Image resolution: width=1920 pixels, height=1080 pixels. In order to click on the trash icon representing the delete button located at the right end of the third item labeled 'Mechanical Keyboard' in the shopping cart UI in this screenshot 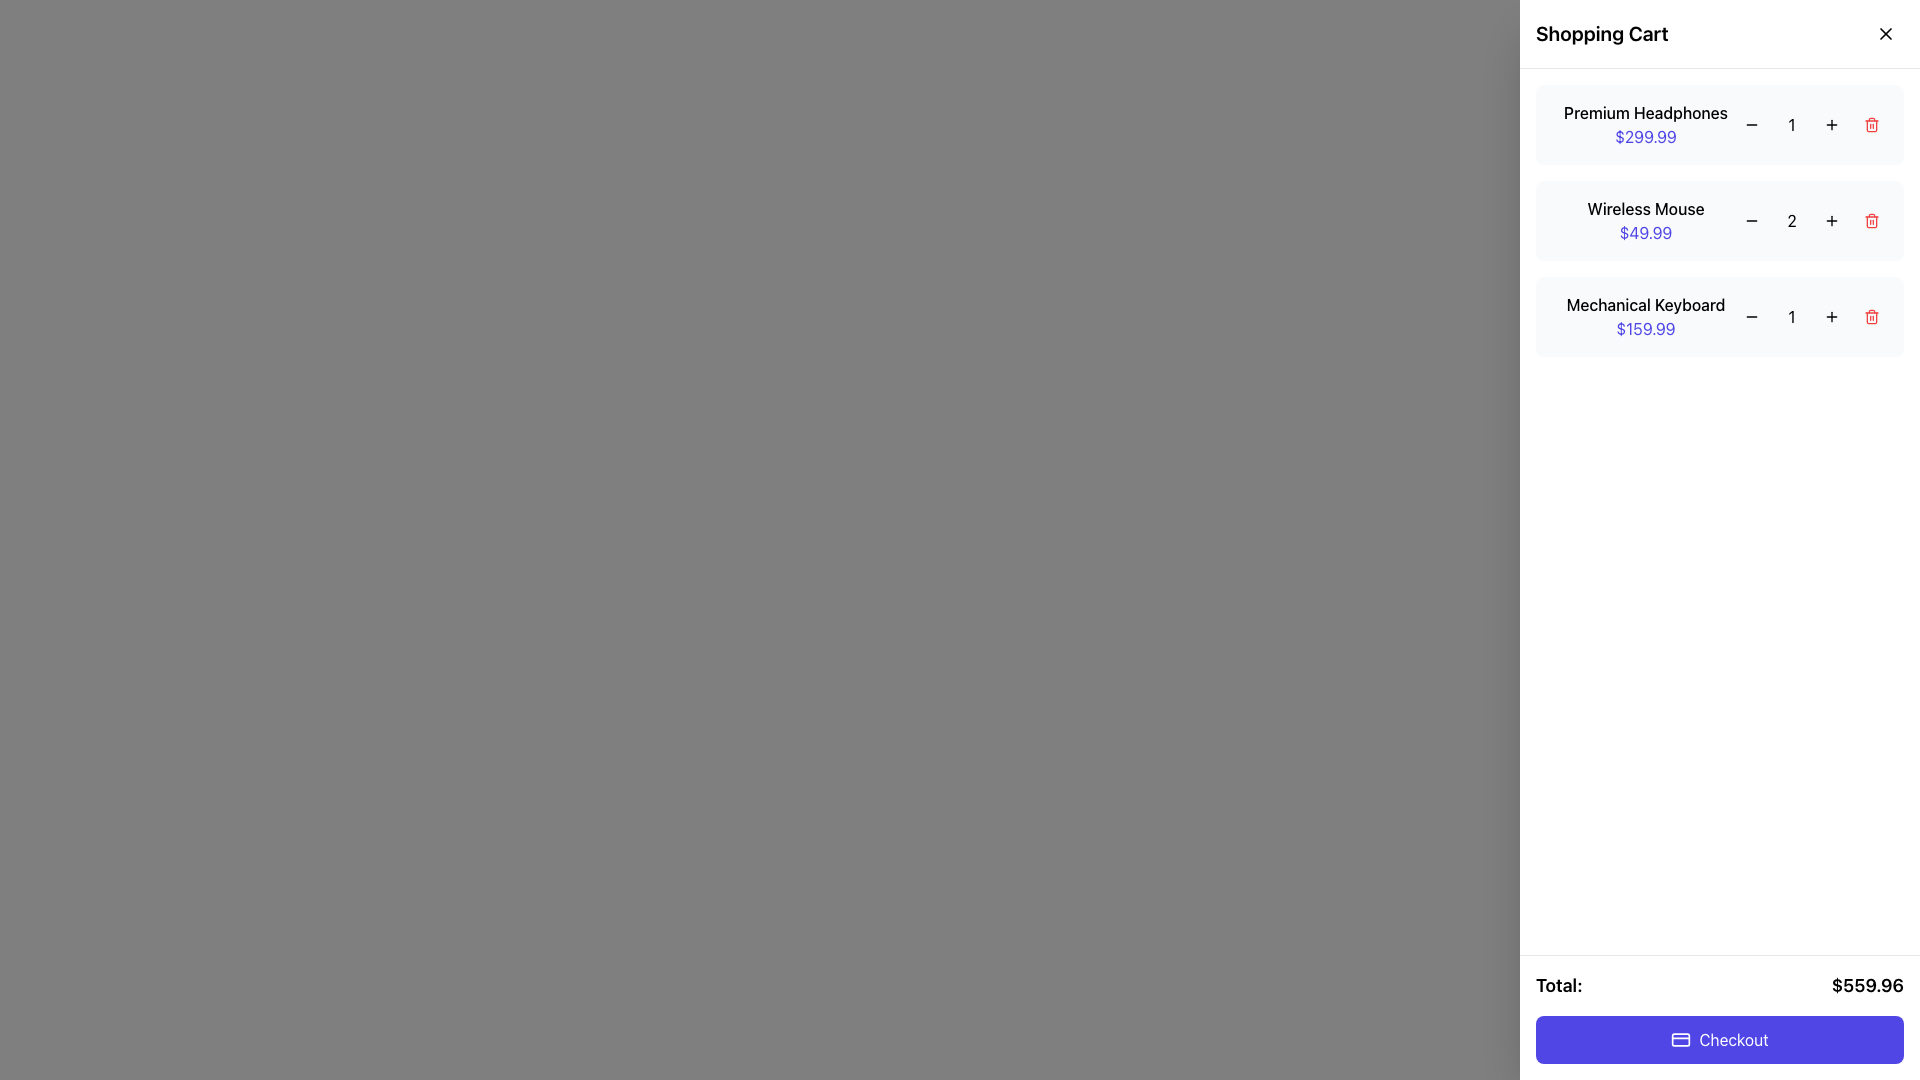, I will do `click(1871, 315)`.